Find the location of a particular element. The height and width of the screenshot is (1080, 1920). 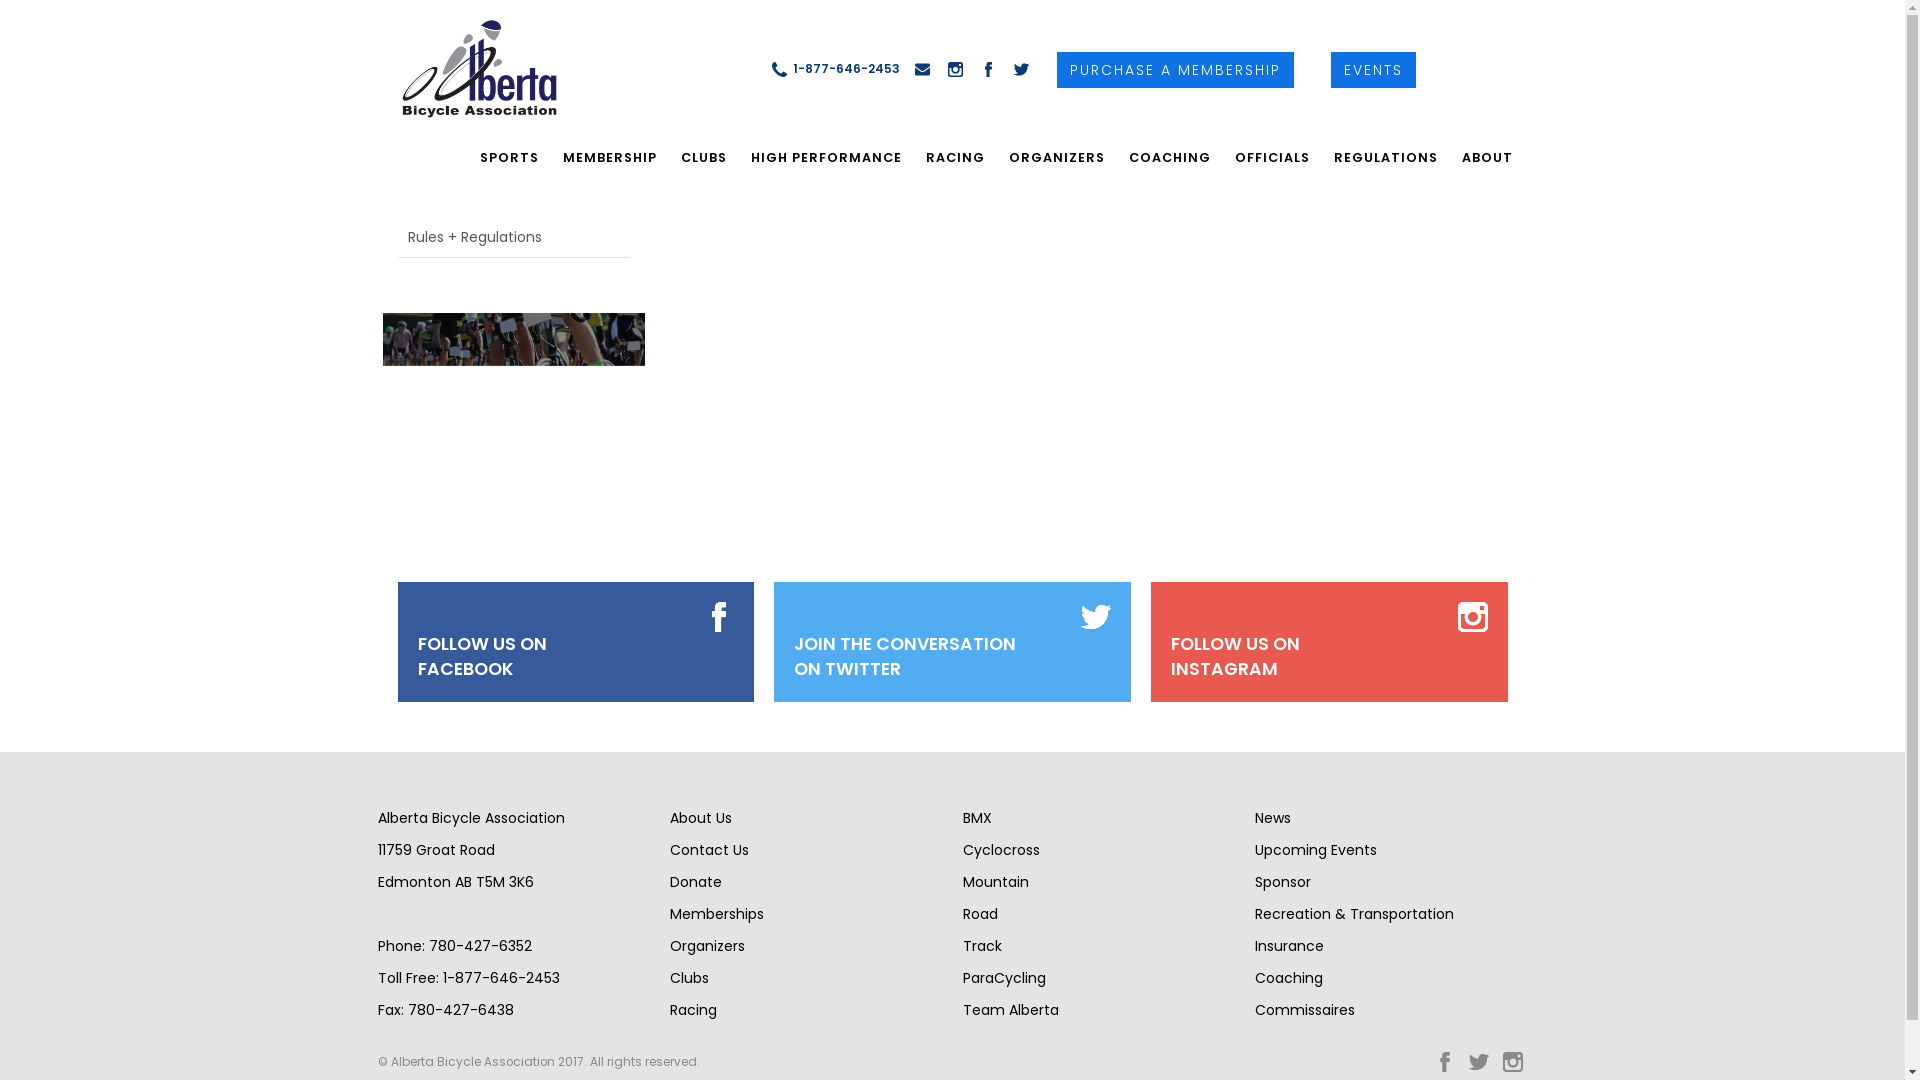

'Donate' is located at coordinates (696, 881).